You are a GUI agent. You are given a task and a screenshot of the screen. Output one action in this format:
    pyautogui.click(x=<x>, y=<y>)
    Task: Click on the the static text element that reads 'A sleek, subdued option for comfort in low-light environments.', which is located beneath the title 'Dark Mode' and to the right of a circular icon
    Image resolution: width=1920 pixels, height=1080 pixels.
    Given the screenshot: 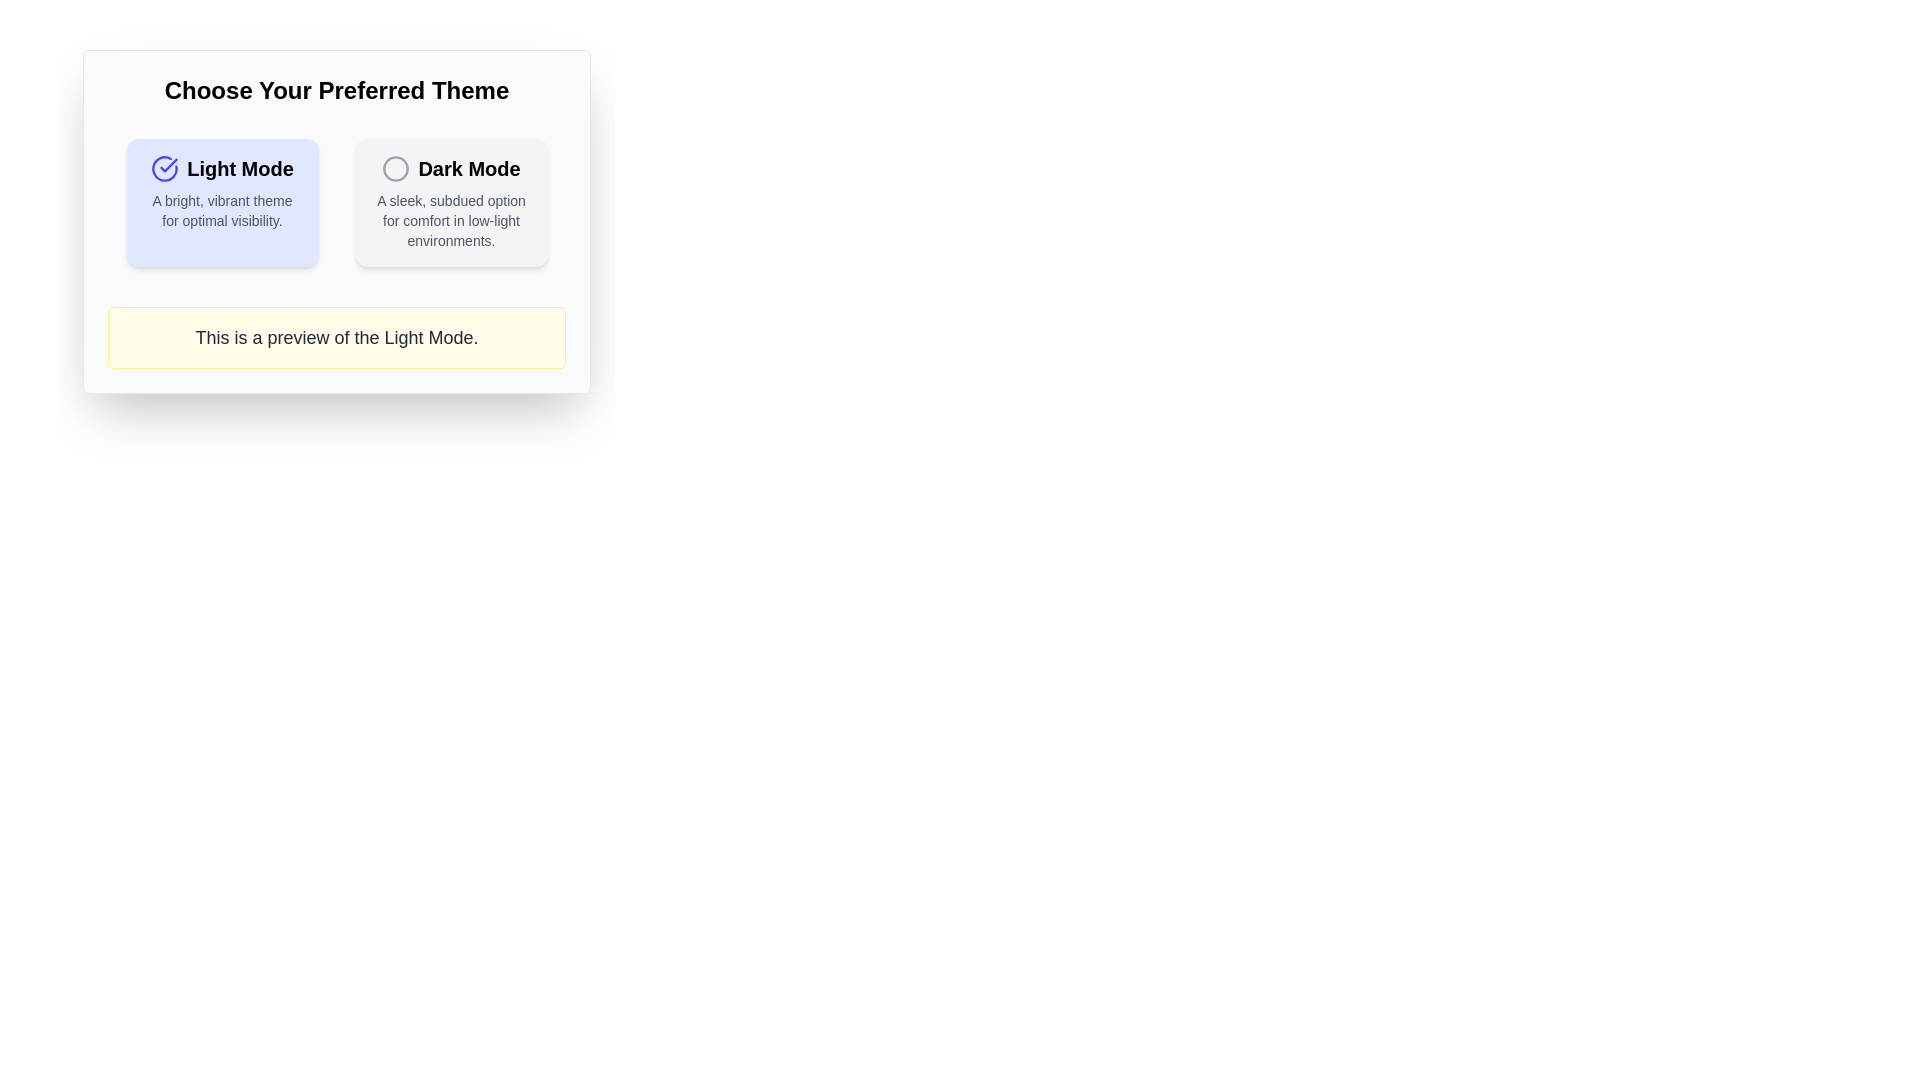 What is the action you would take?
    pyautogui.click(x=450, y=220)
    